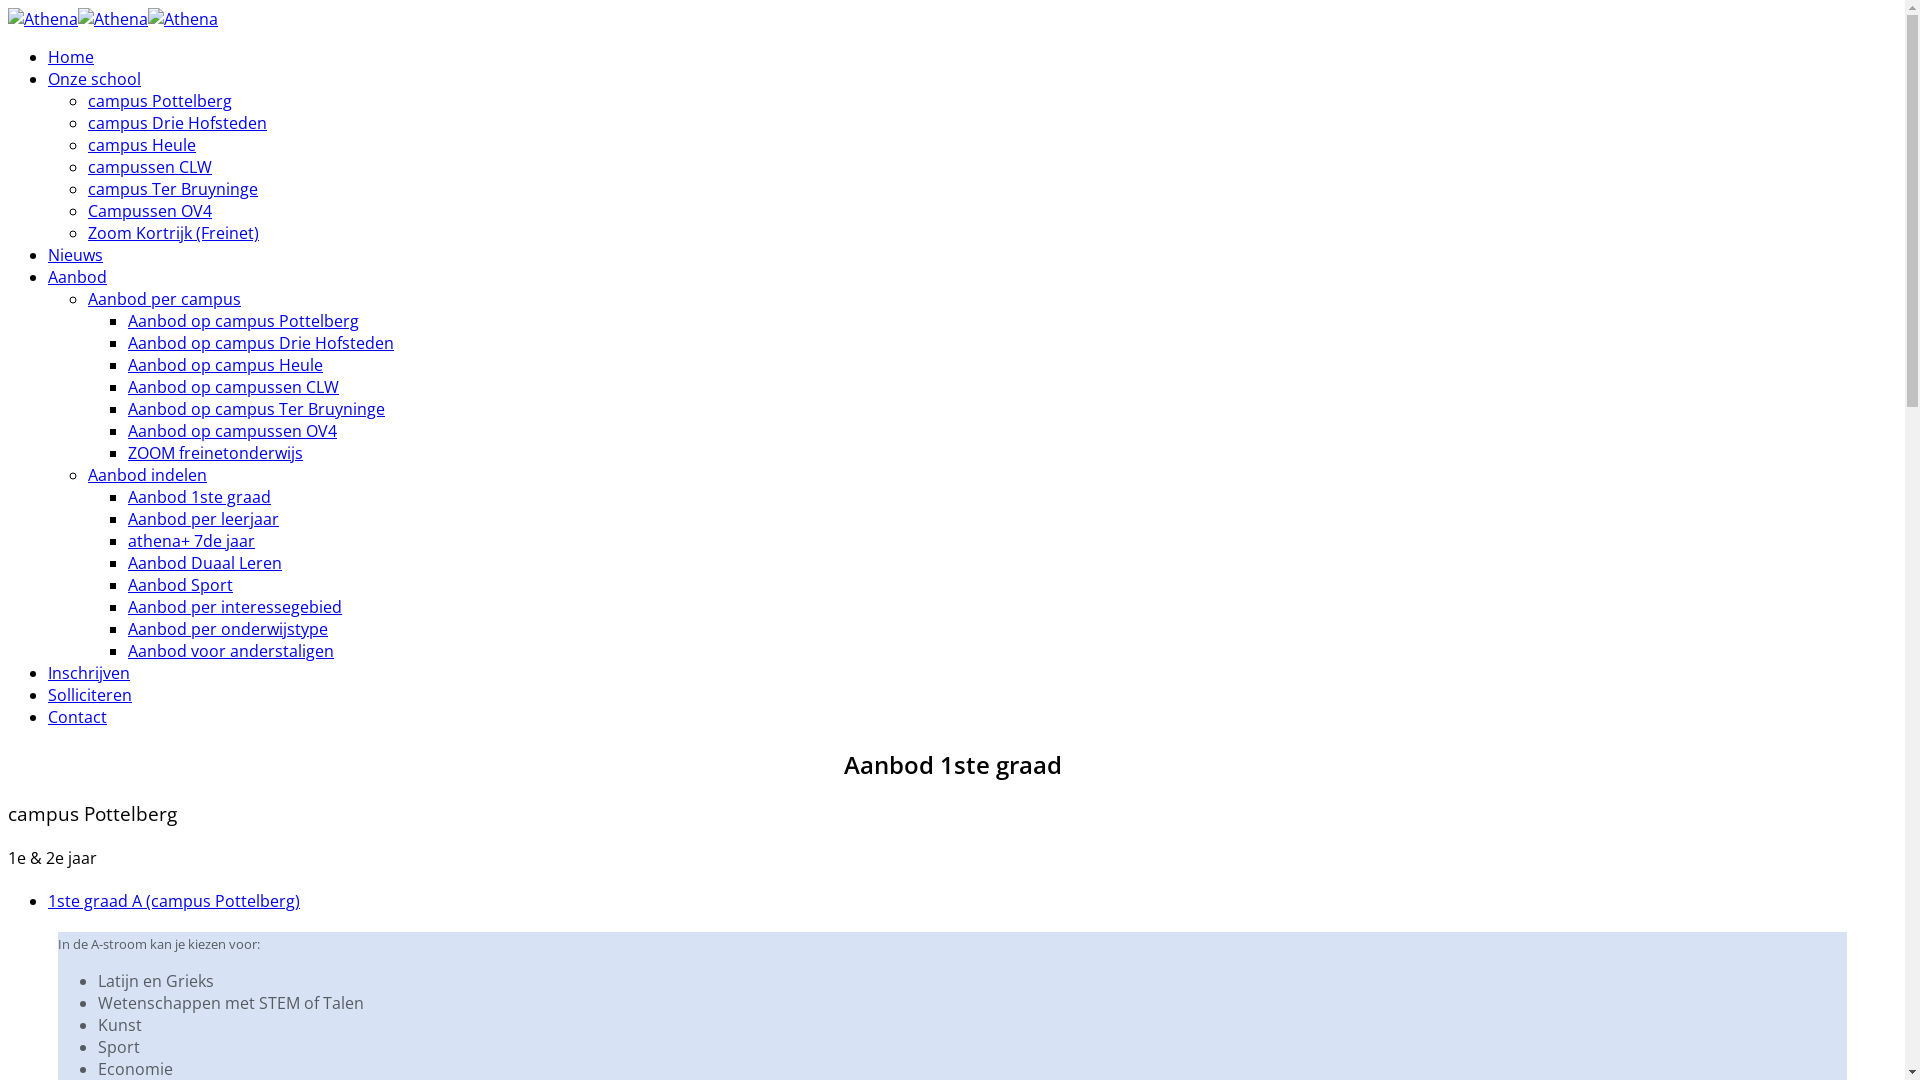 The width and height of the screenshot is (1920, 1080). I want to click on 'Home', so click(71, 56).